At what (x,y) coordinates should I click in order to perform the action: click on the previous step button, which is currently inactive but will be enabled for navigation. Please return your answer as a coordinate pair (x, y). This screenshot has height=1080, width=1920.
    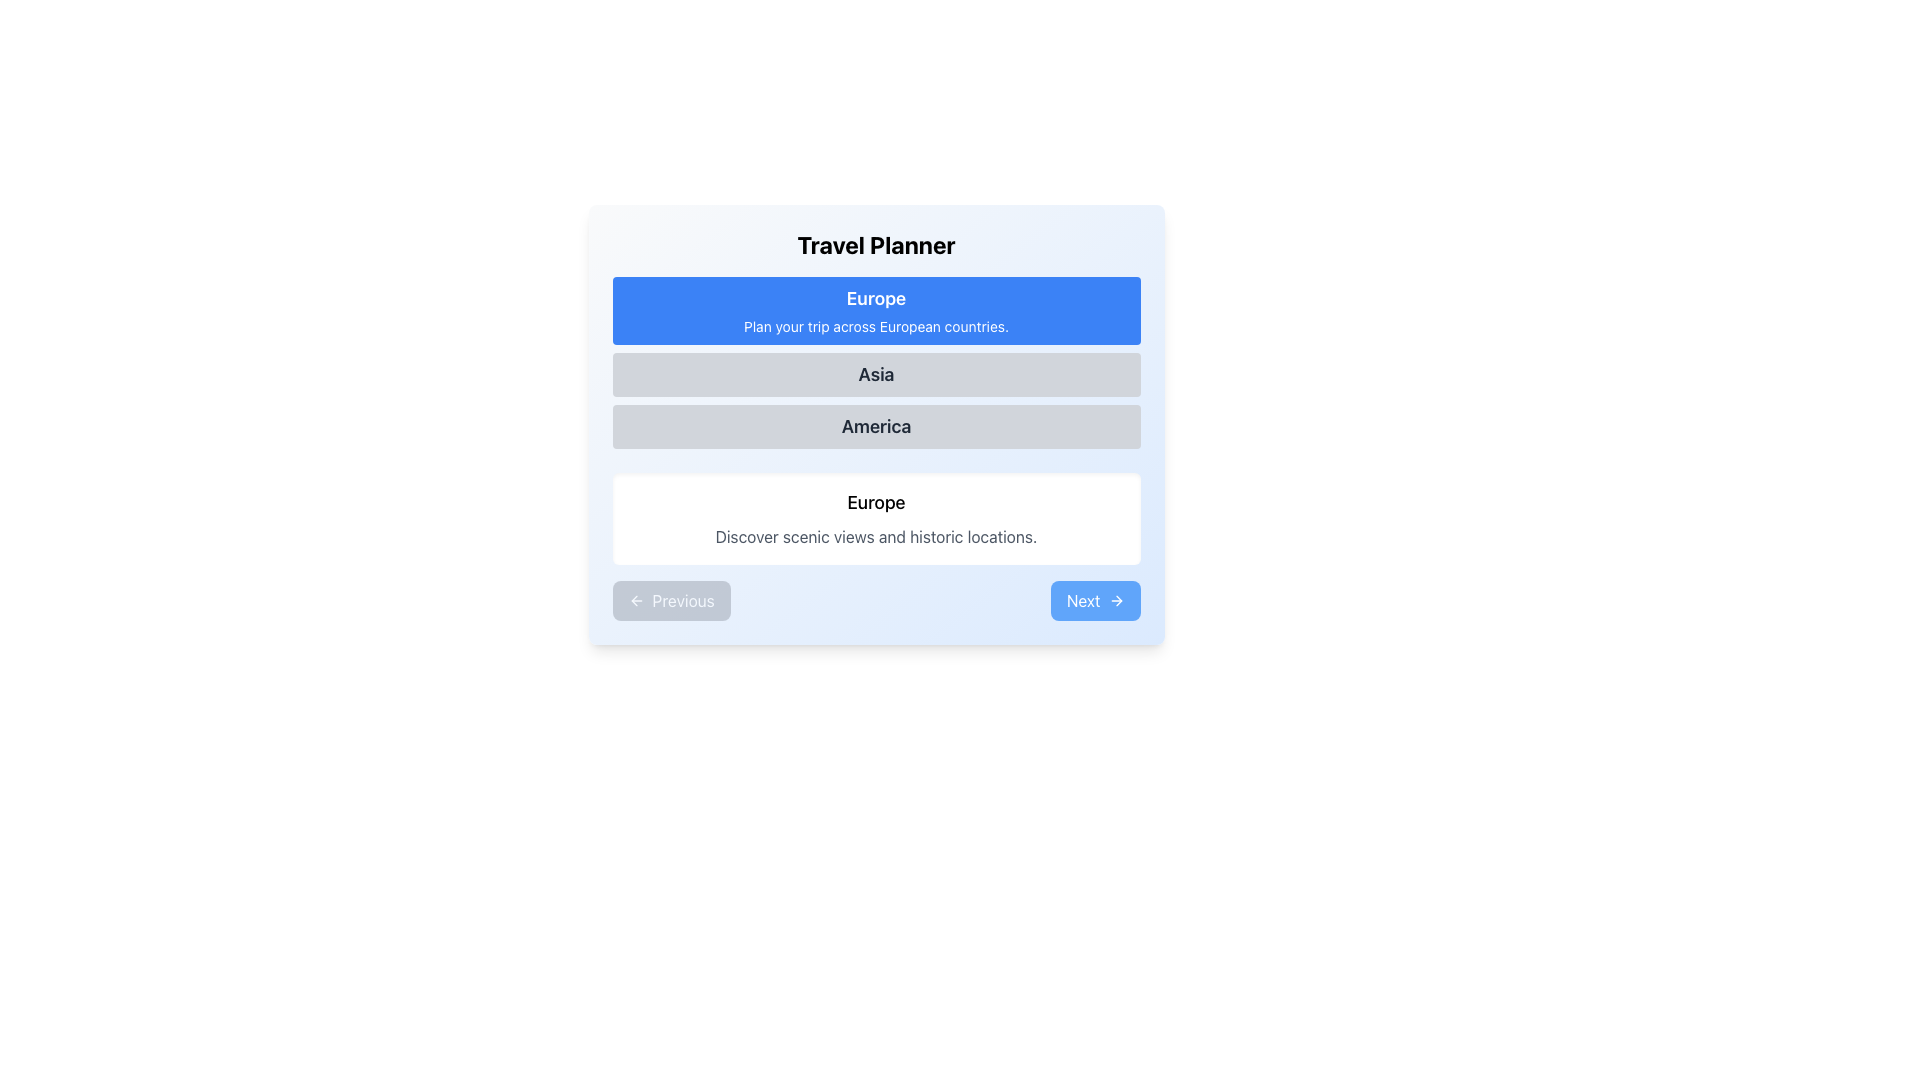
    Looking at the image, I should click on (671, 600).